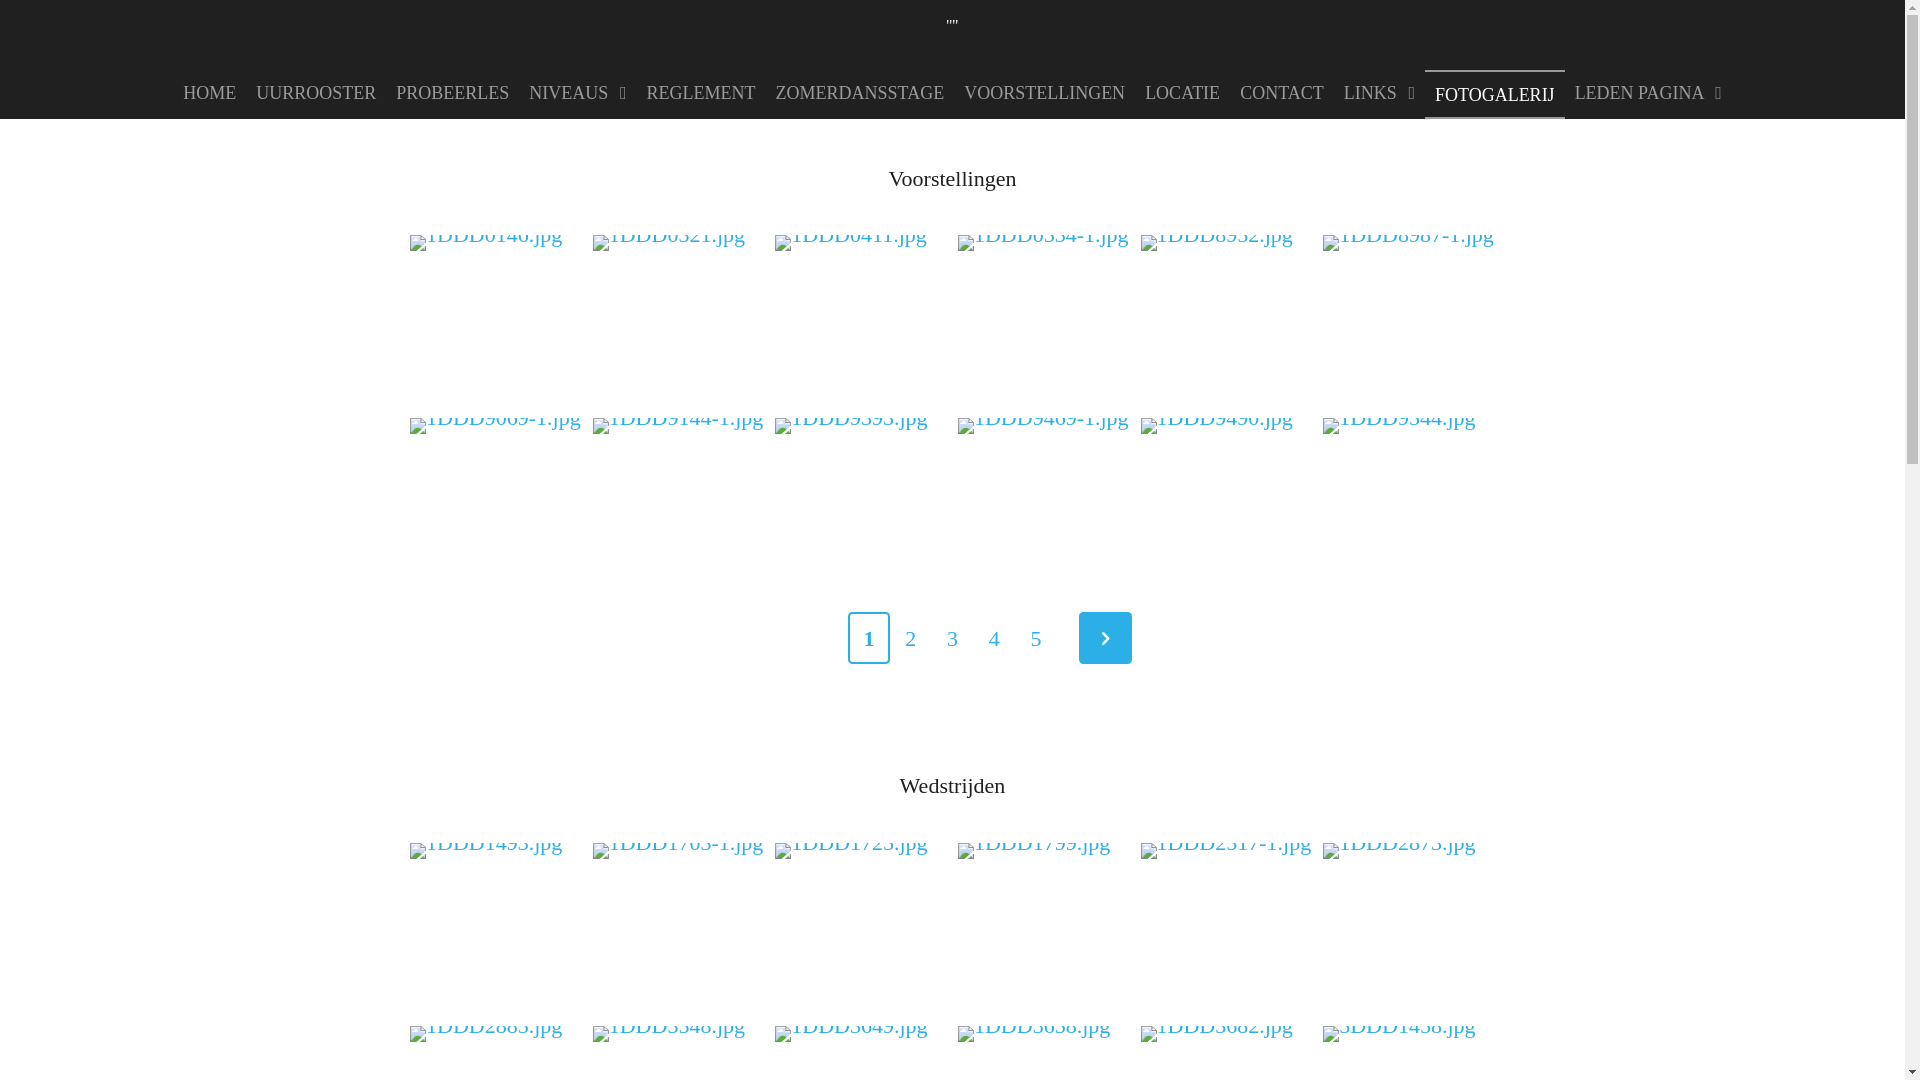 The width and height of the screenshot is (1920, 1080). I want to click on 'NIVEAUS', so click(518, 92).